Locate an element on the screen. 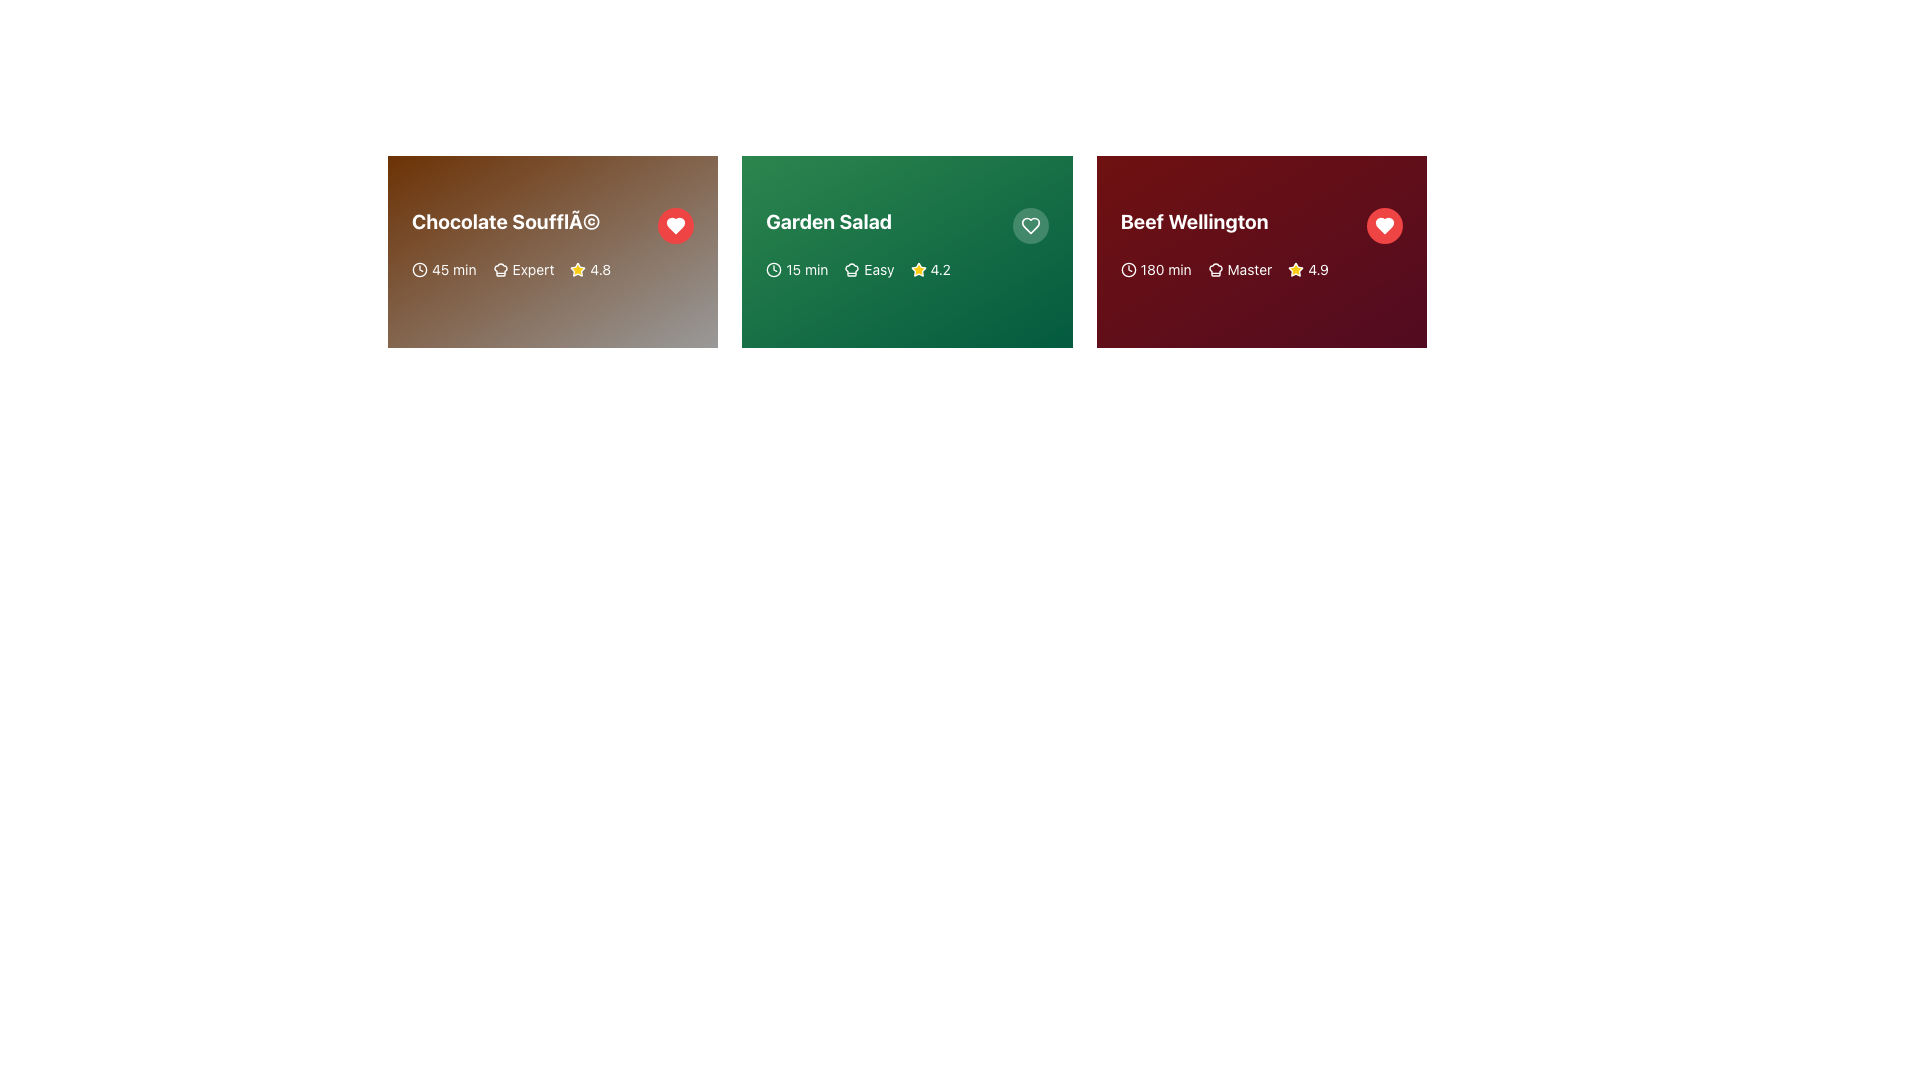 This screenshot has height=1080, width=1920. the heart icon representing the 'like' action for the recipe 'Chocolate Soufflé' located in the top-right corner of the recipe card is located at coordinates (676, 225).